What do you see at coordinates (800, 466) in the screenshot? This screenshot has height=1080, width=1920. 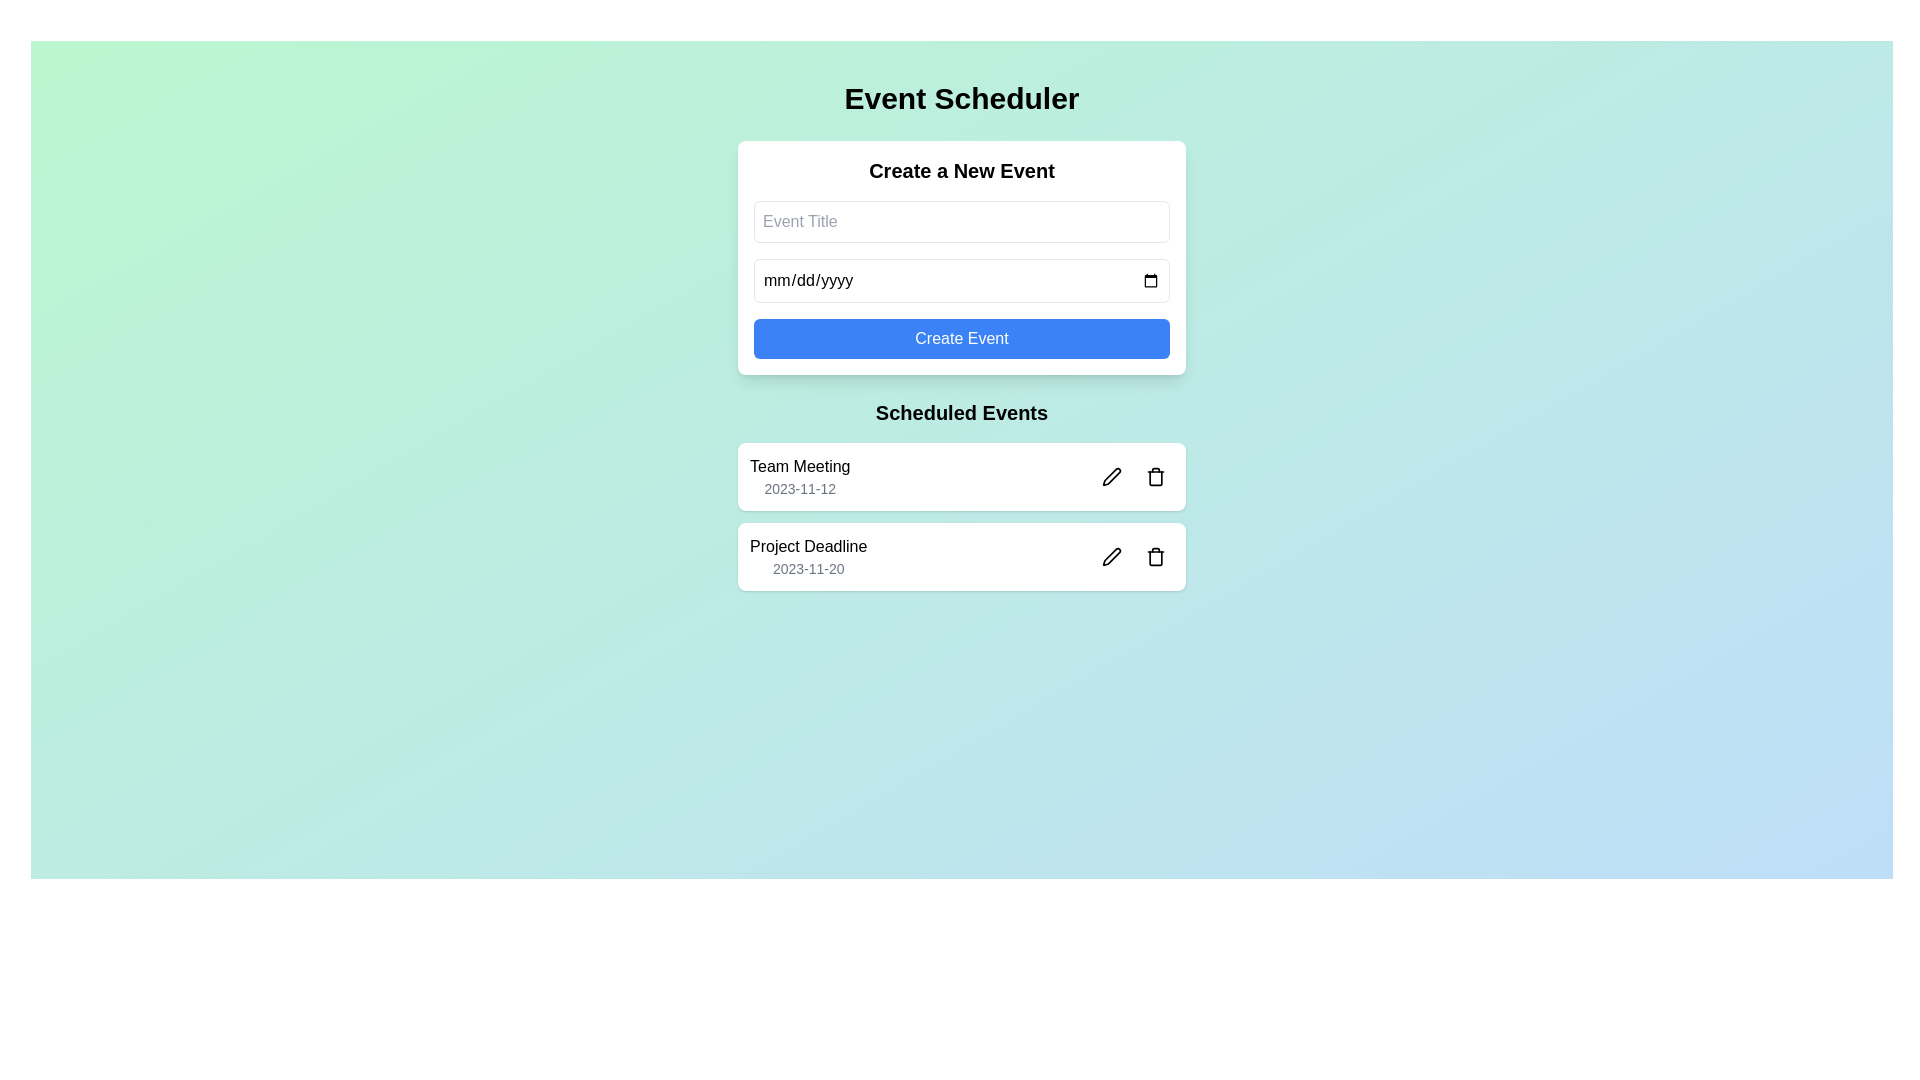 I see `the 'Team Meeting' text label, which is displayed prominently in a medium font weight within the first card of the 'Scheduled Events' section` at bounding box center [800, 466].